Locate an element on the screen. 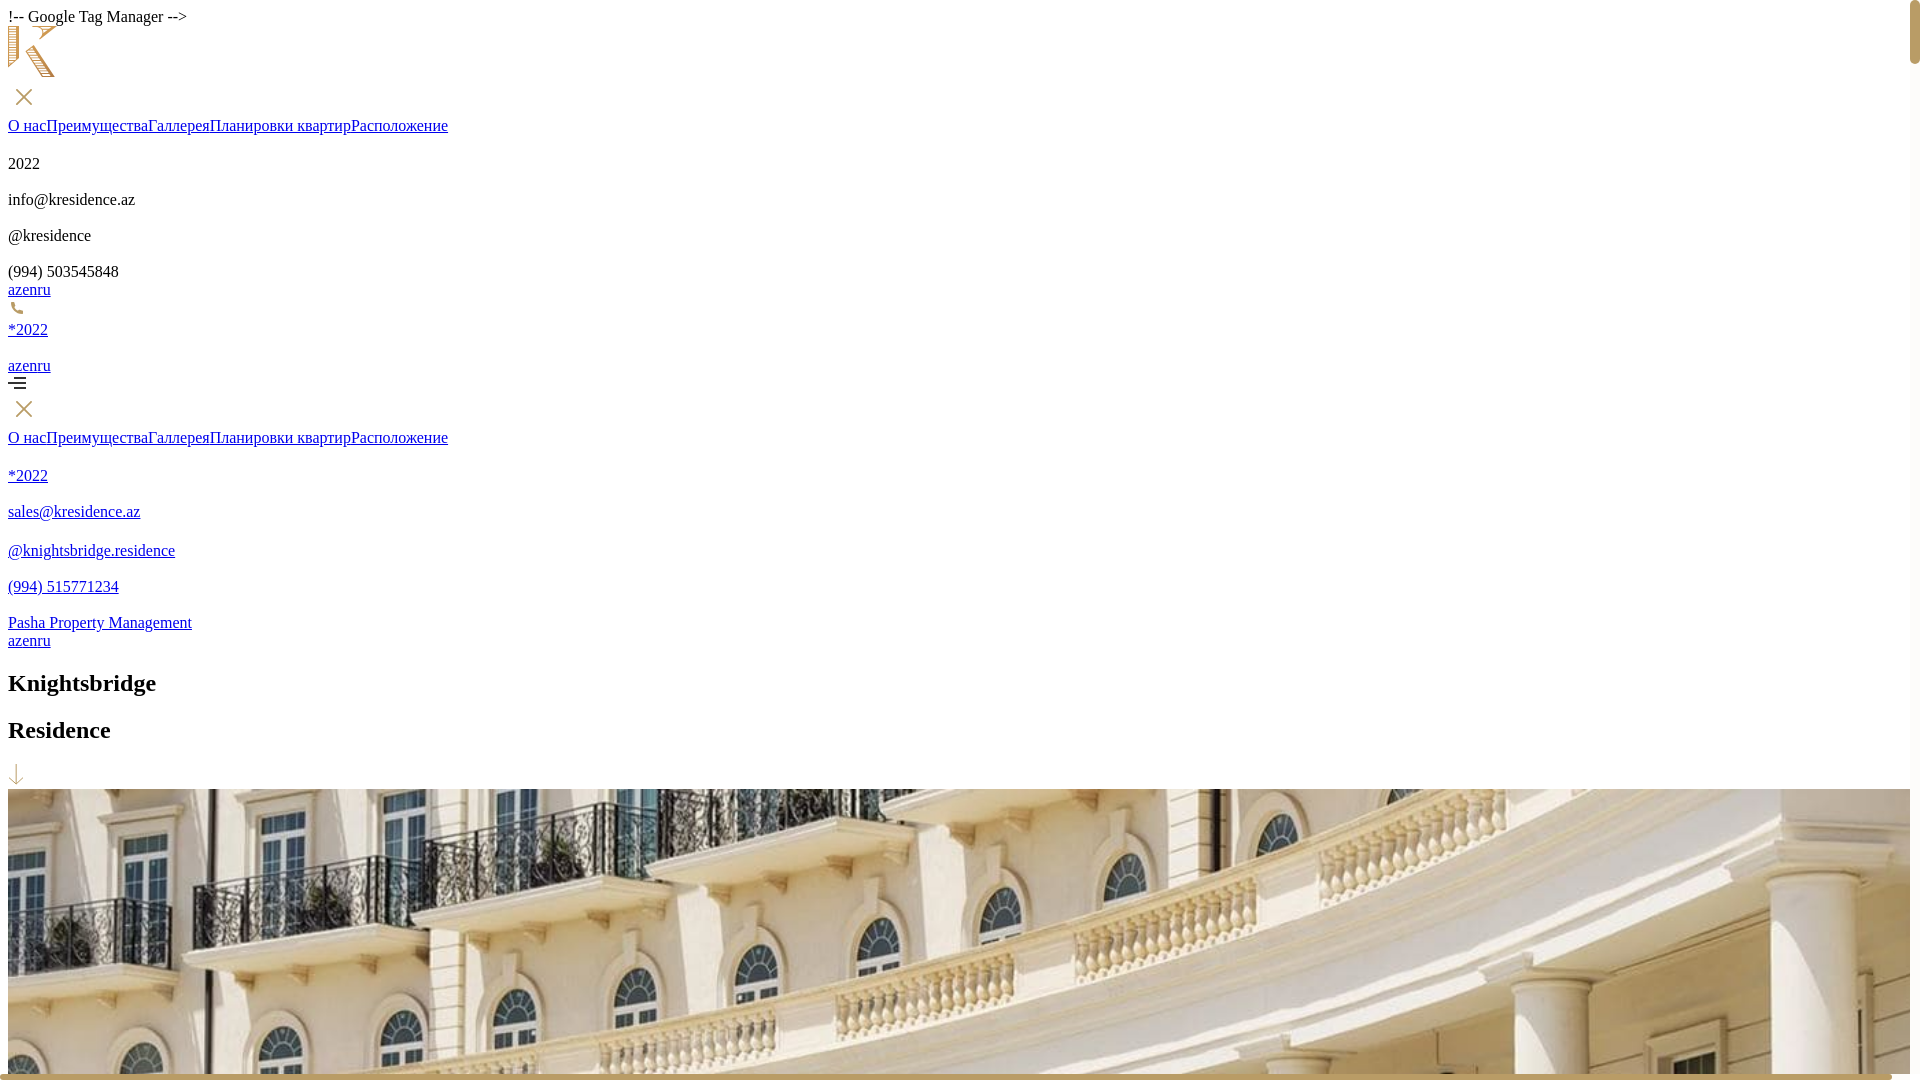 The height and width of the screenshot is (1080, 1920). '*2022' is located at coordinates (954, 466).